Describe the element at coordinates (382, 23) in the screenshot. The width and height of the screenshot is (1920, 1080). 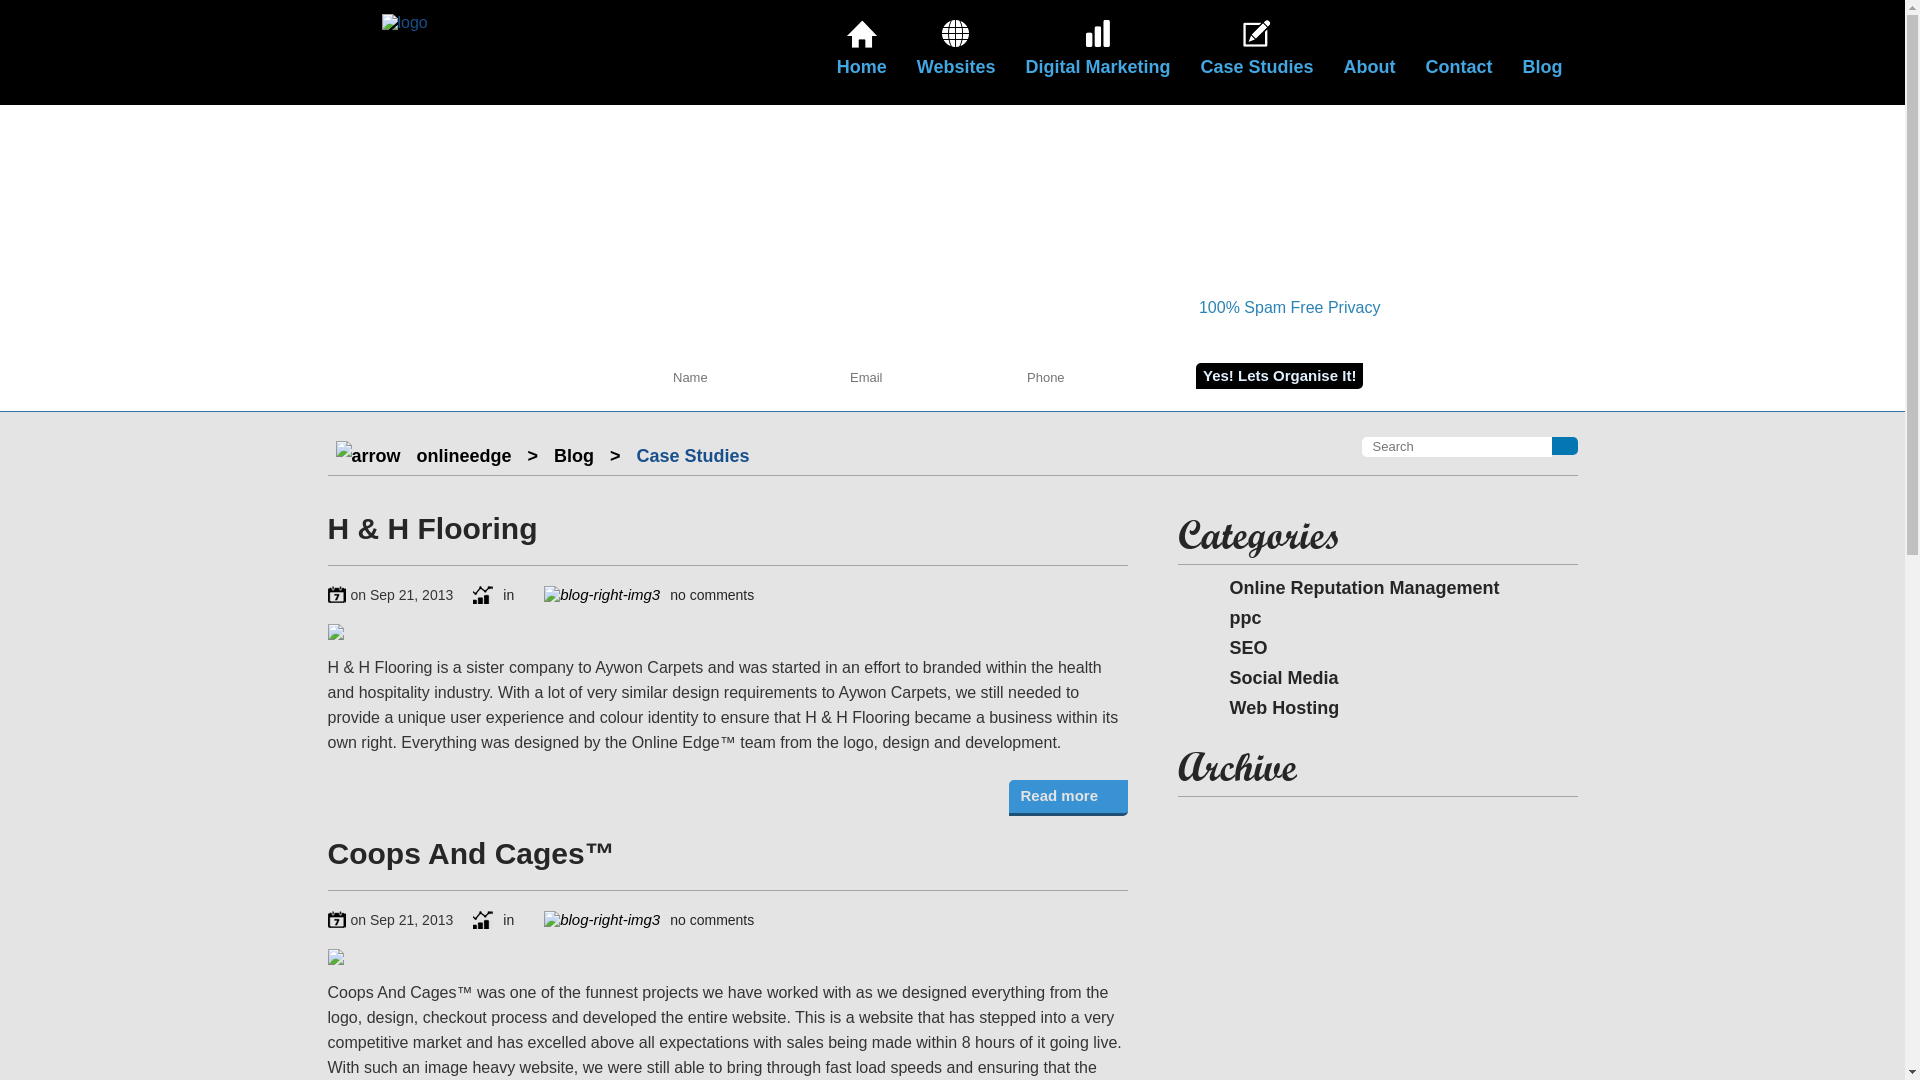
I see `'logo'` at that location.